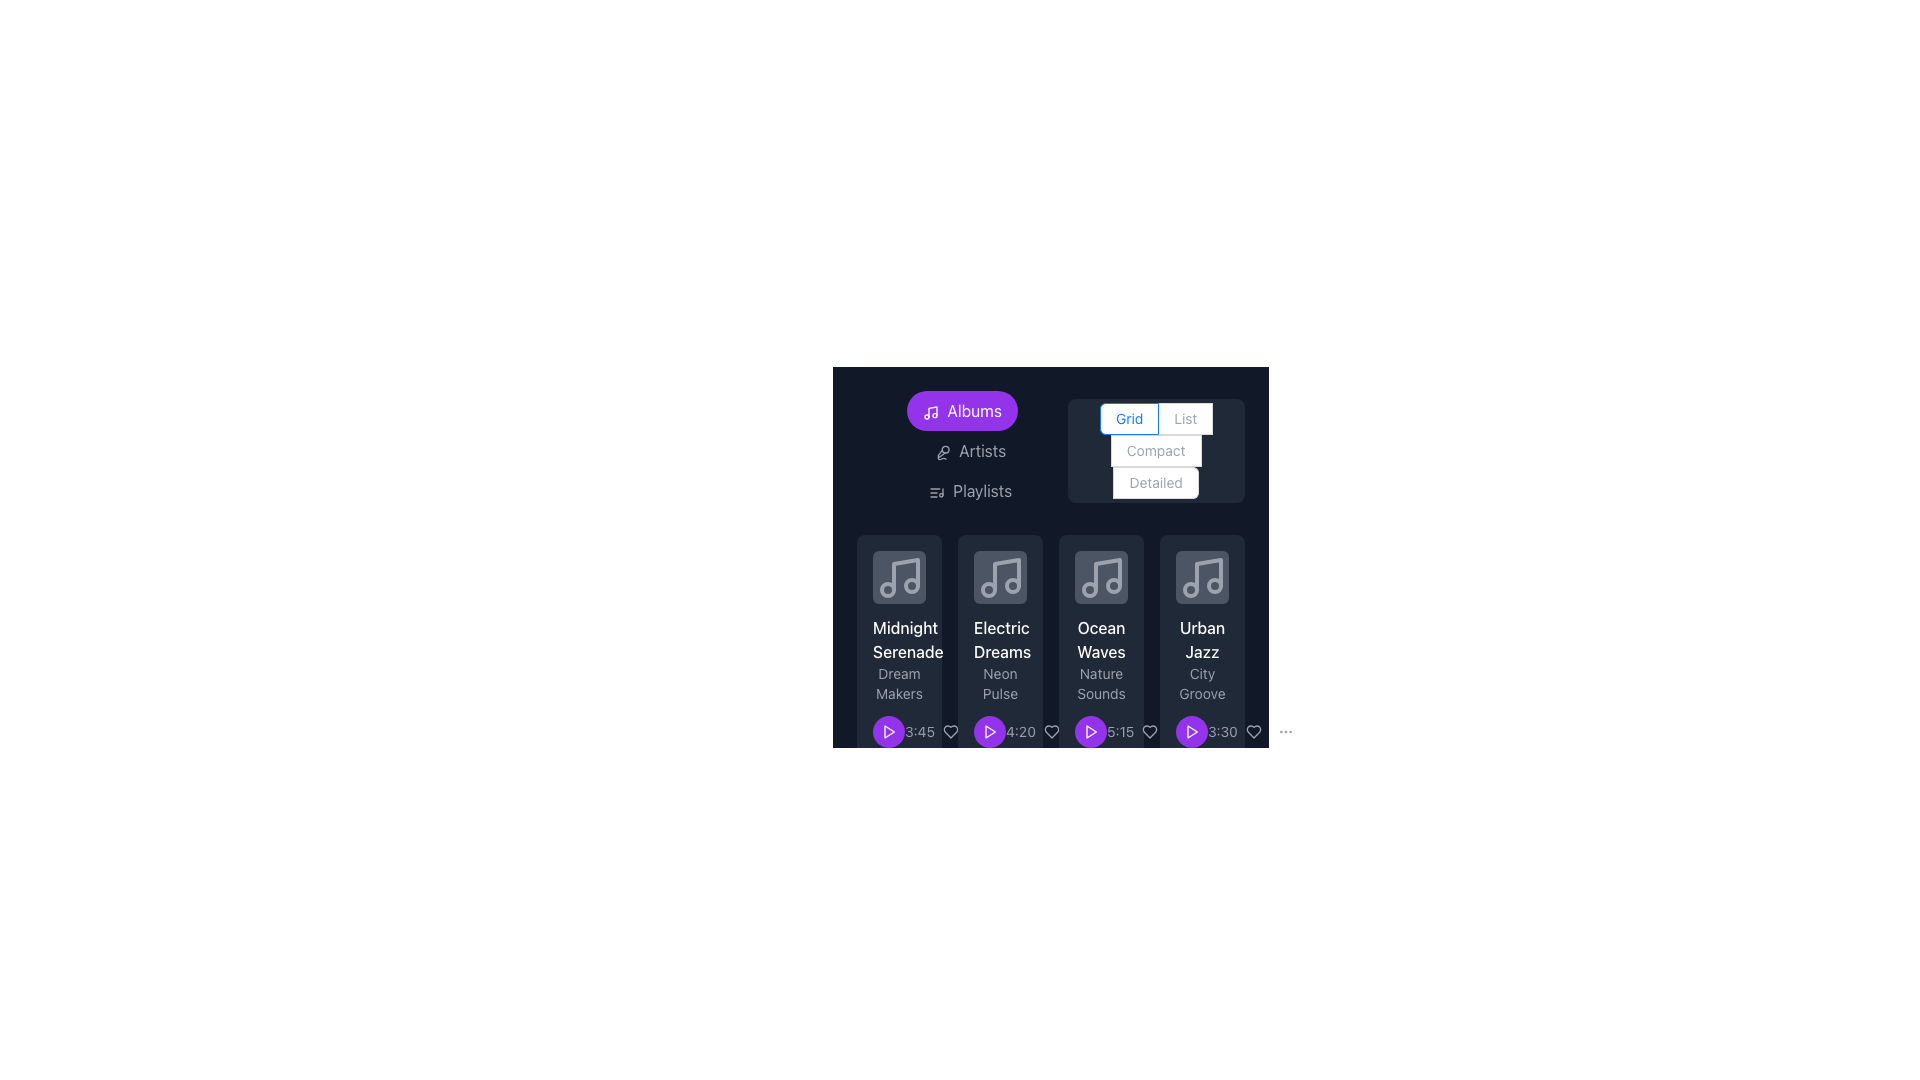  I want to click on static text label that serves as the title of a music album or track, located centrally towards the bottom half of the fourth card in a grid of music listings, directly above the text component labeled 'City Groove', so click(1201, 640).